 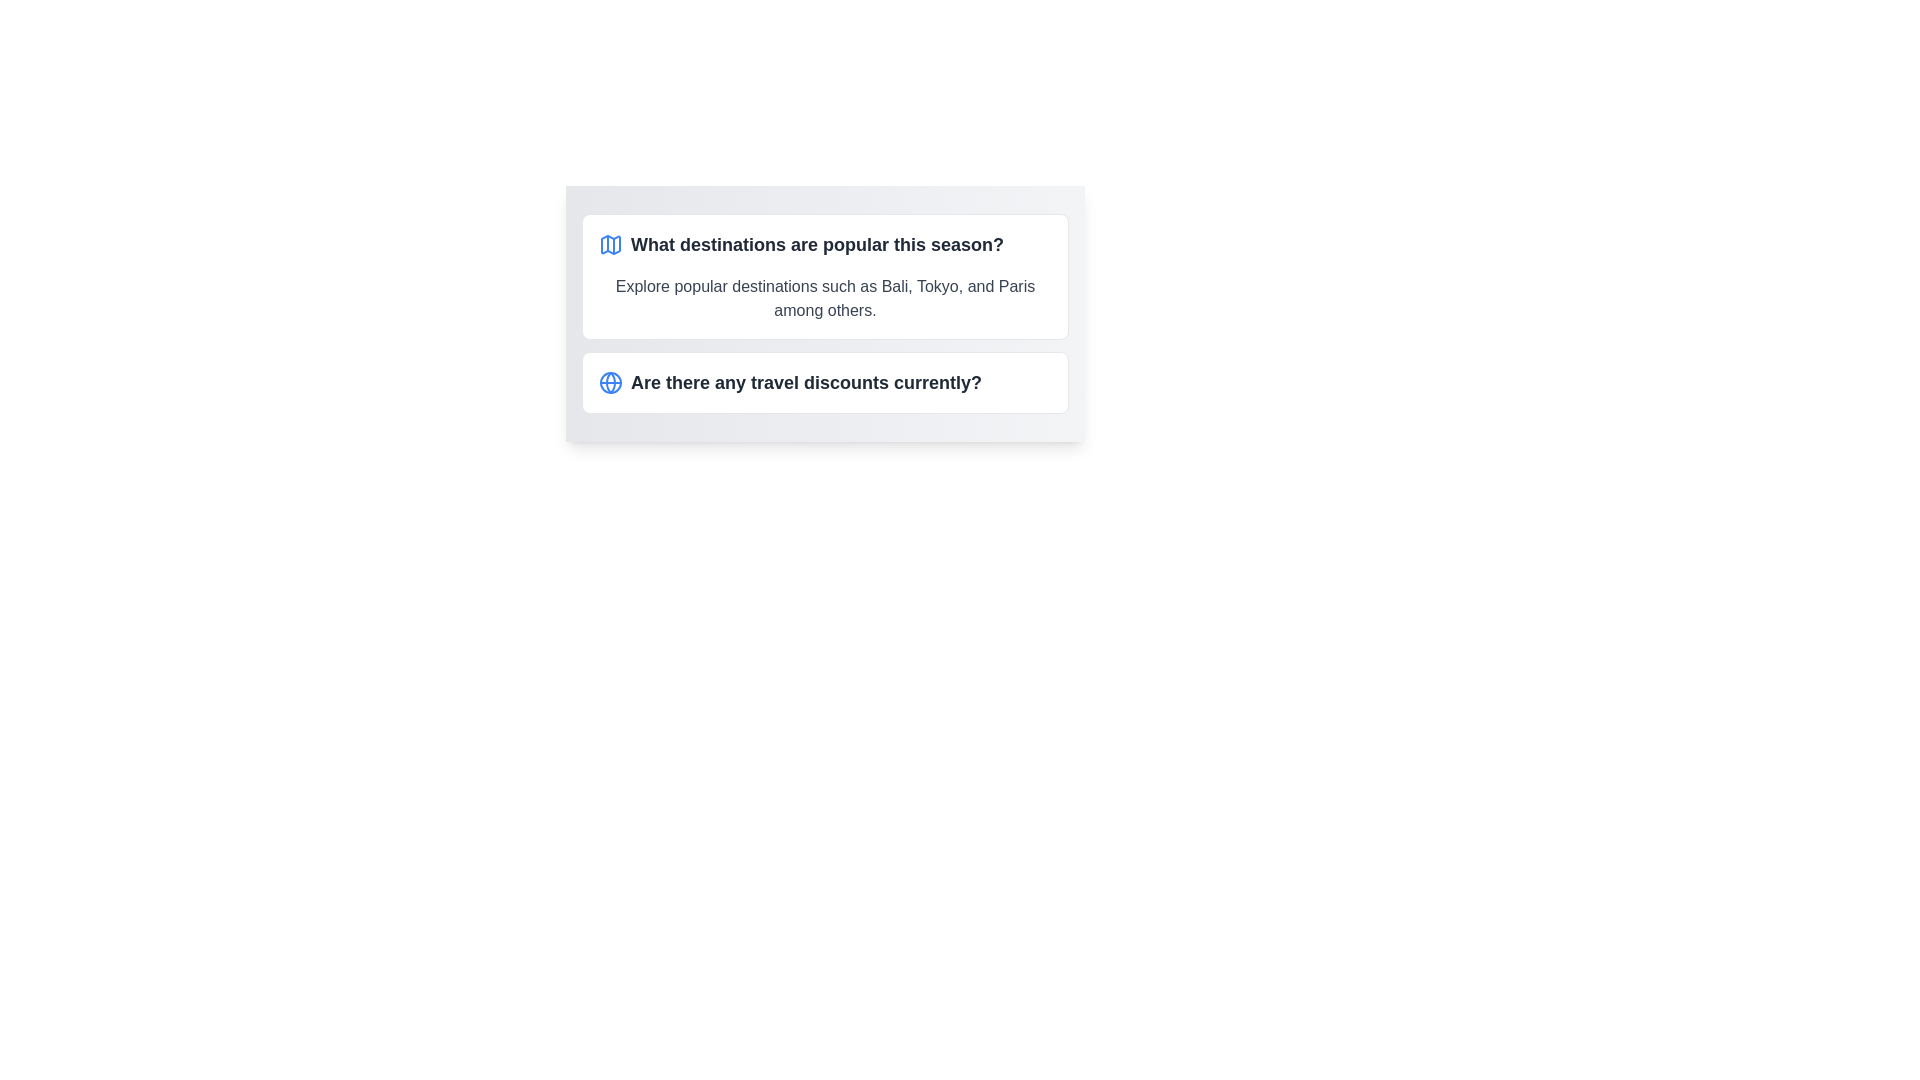 What do you see at coordinates (825, 244) in the screenshot?
I see `the header that introduces or navigates to content related to popular travel destinations of the season` at bounding box center [825, 244].